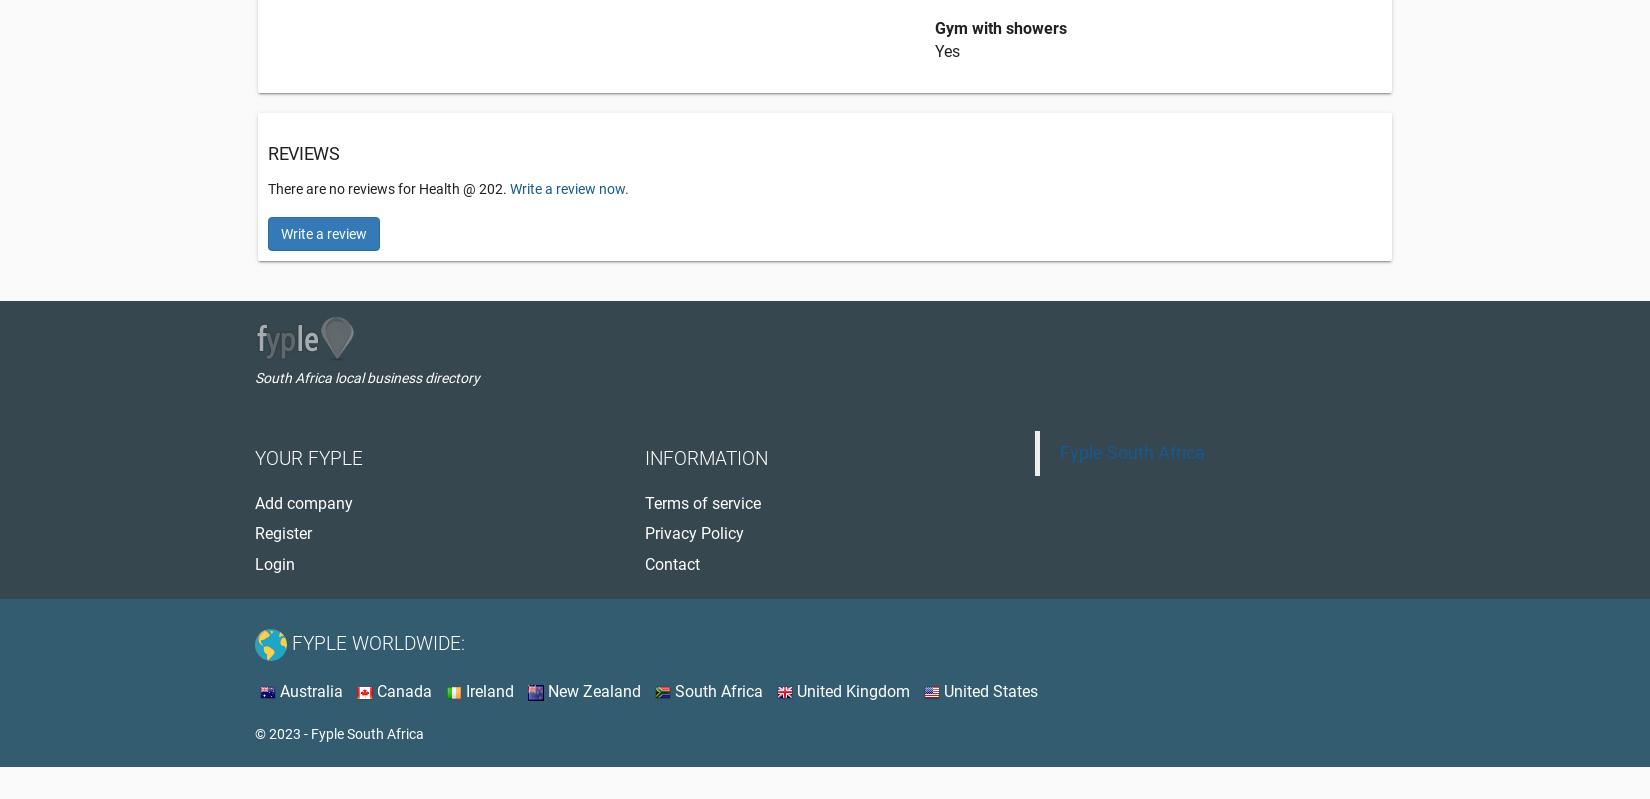 This screenshot has width=1650, height=799. I want to click on 'Australia', so click(309, 691).